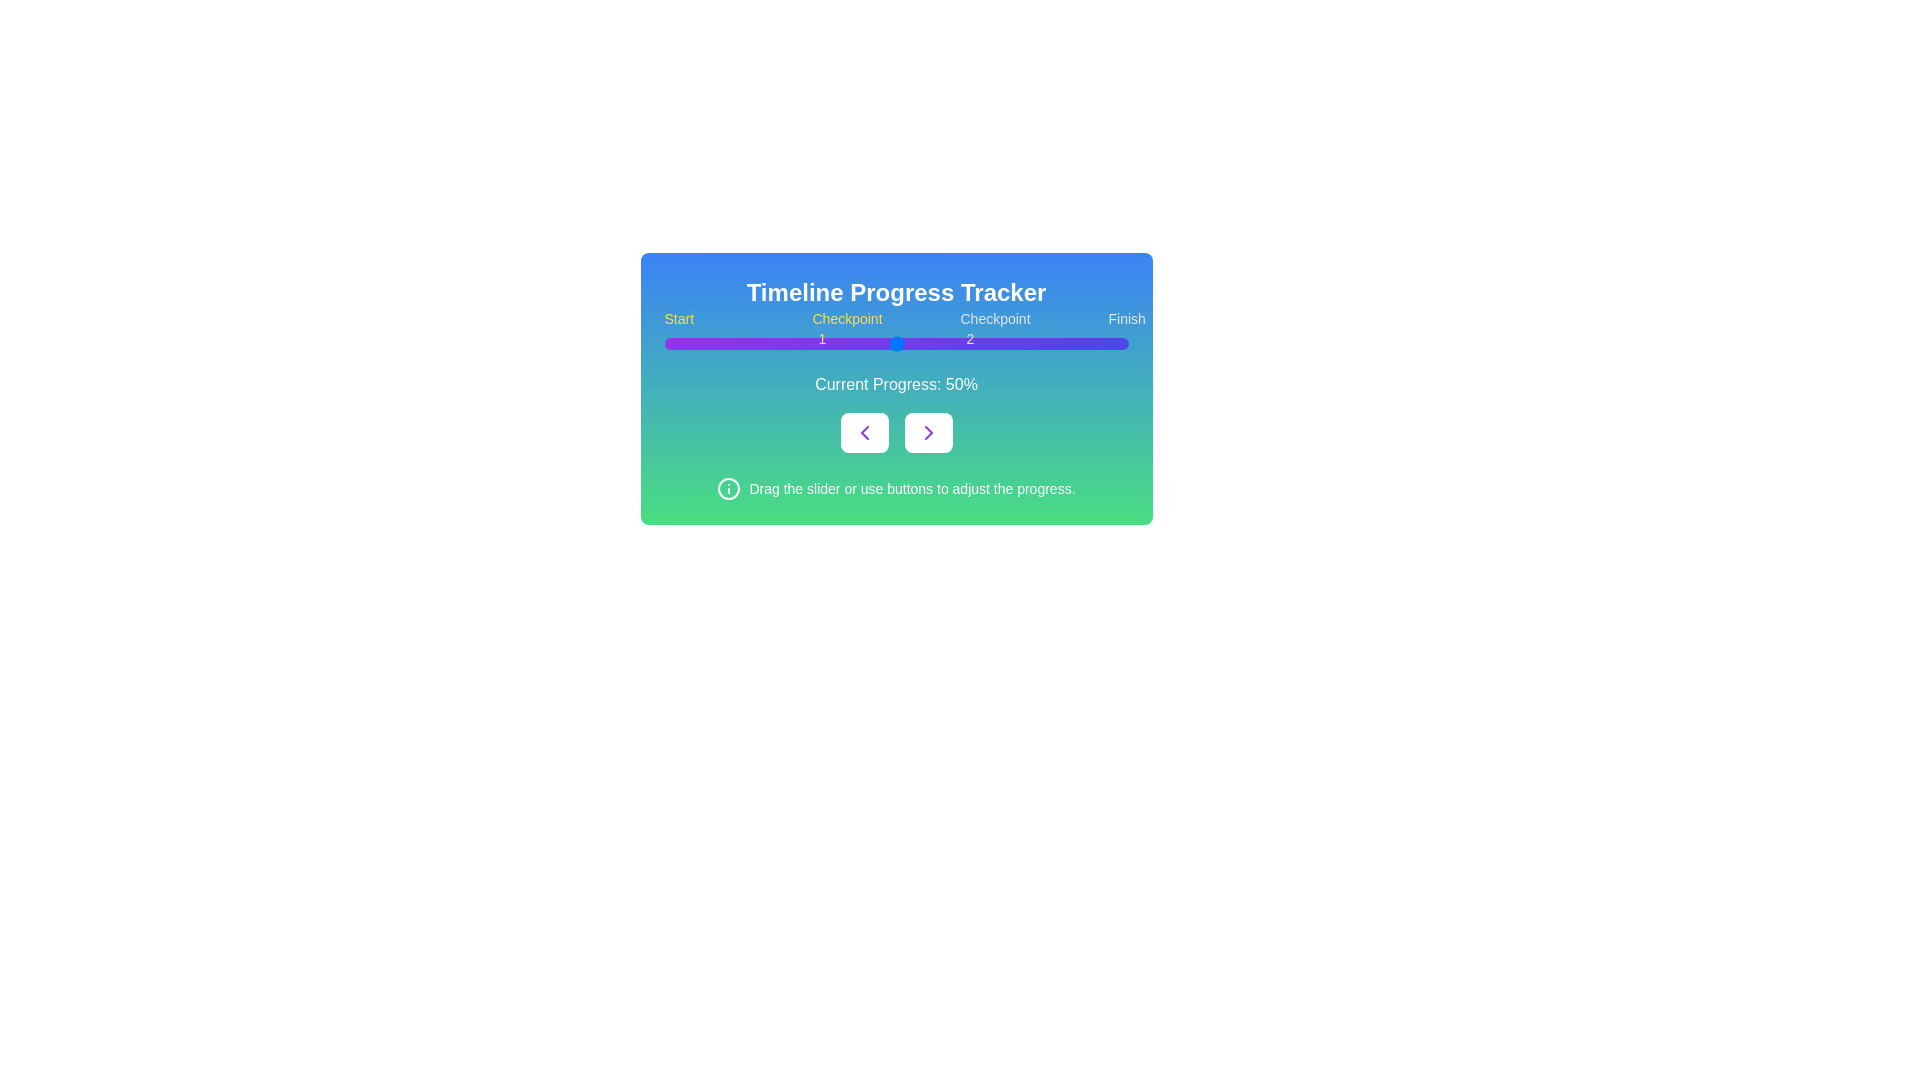  Describe the element at coordinates (961, 342) in the screenshot. I see `the progress` at that location.